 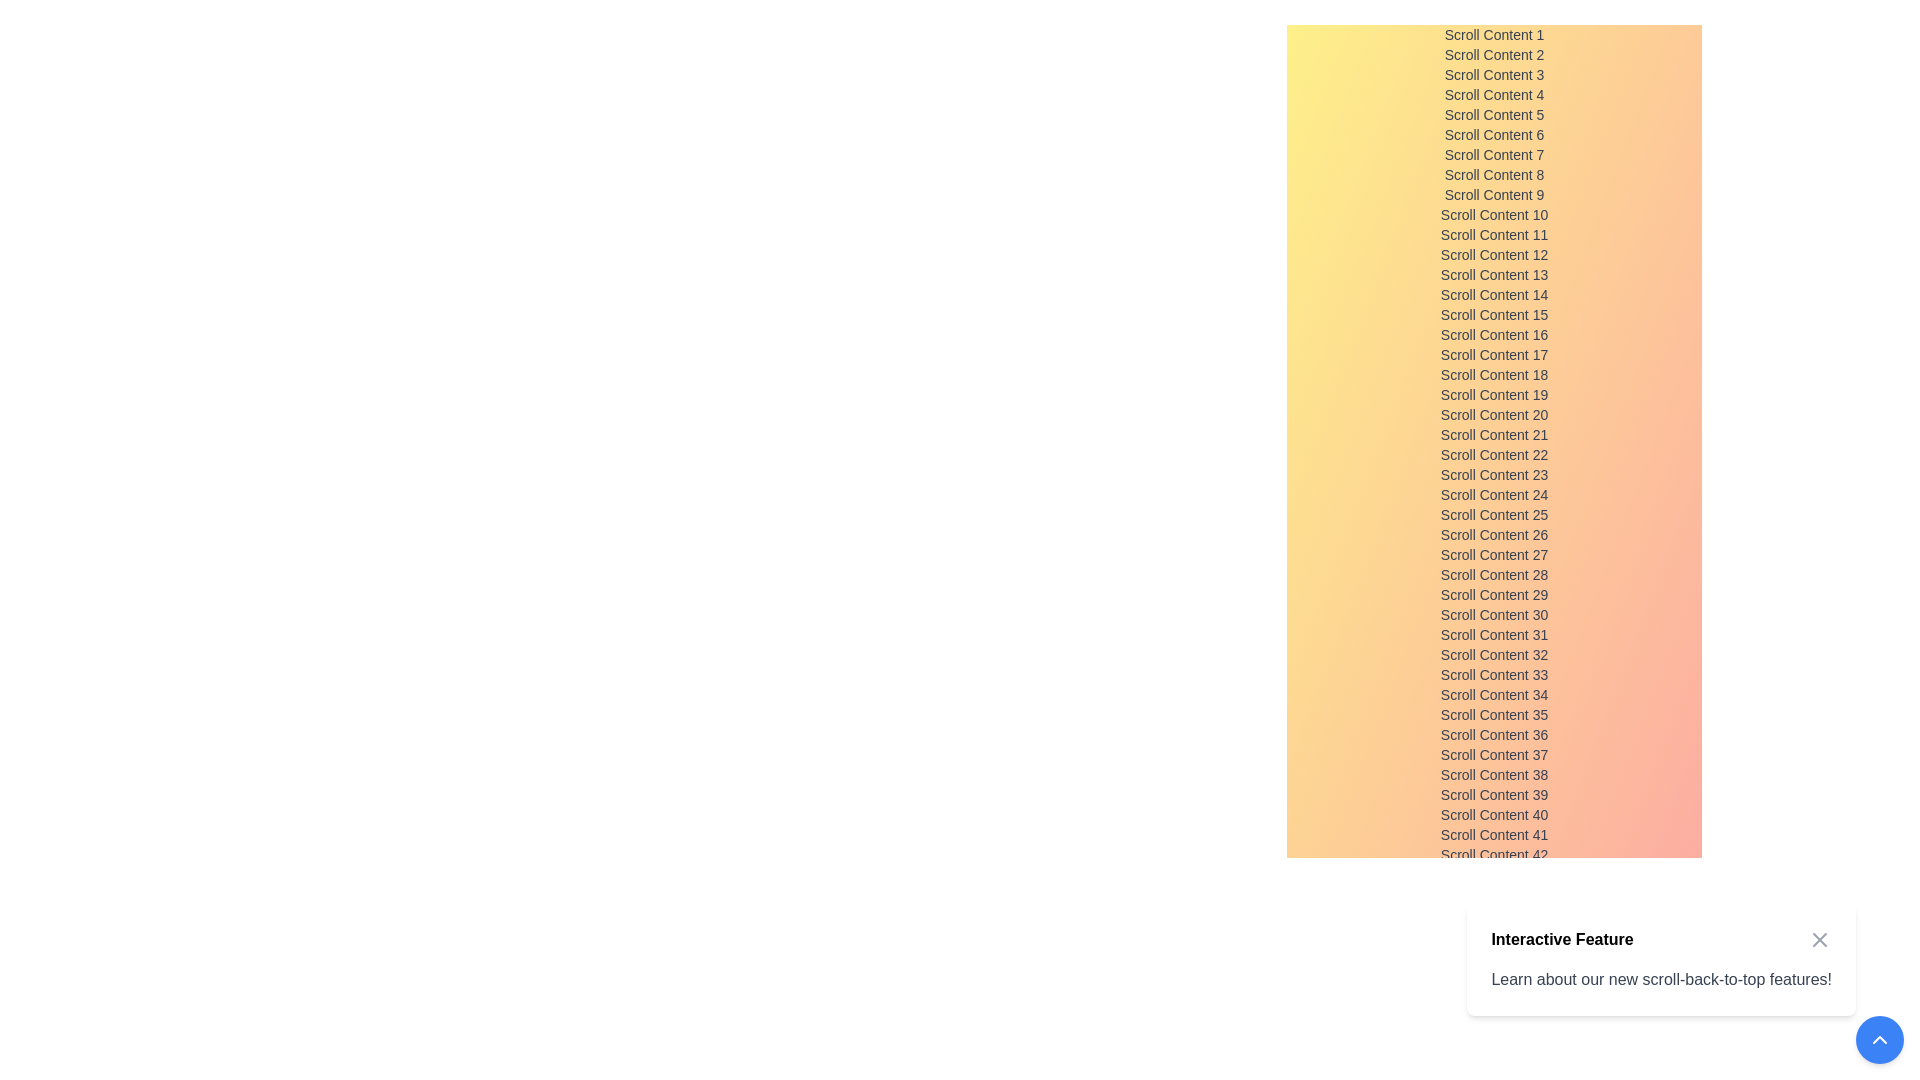 I want to click on the static text label, which is the 41st item in a vertically stacked list, located near the bottom of the list, so click(x=1494, y=834).